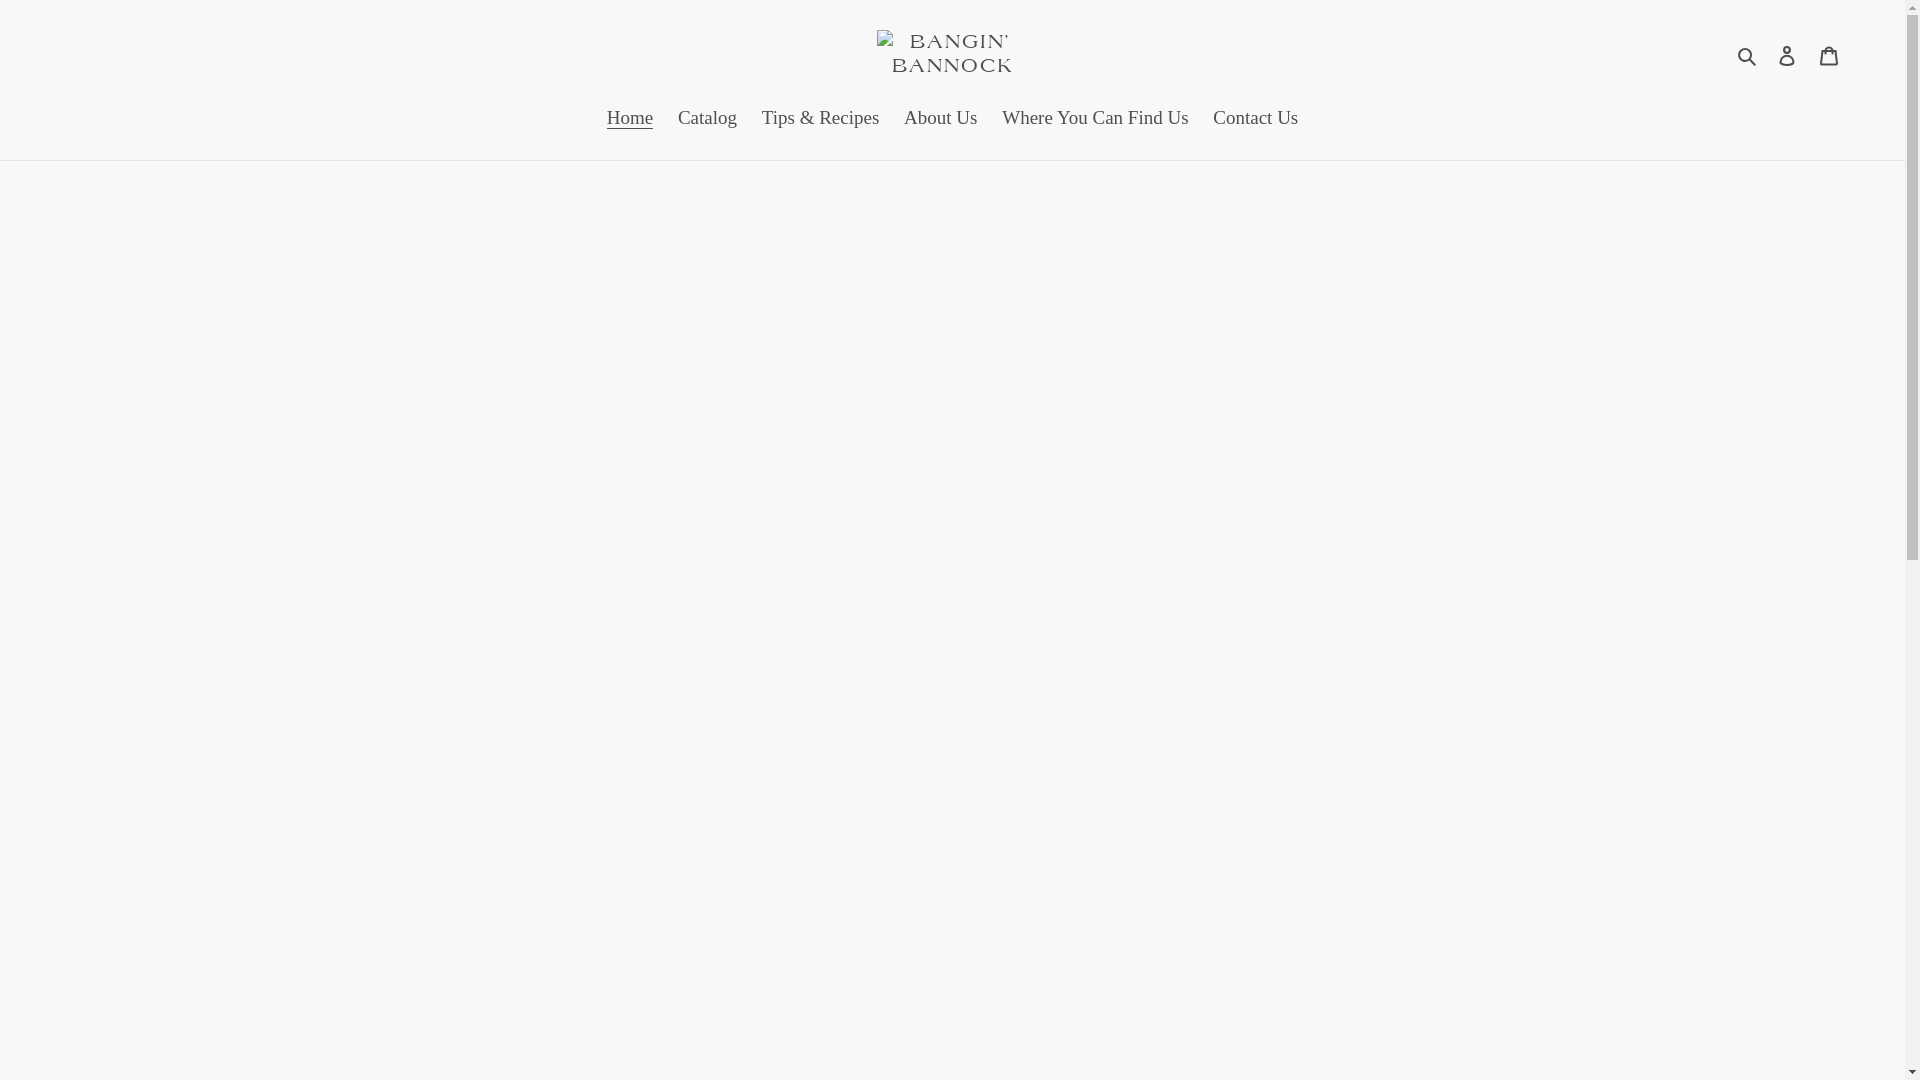 The width and height of the screenshot is (1920, 1080). Describe the element at coordinates (820, 119) in the screenshot. I see `'Tips & Recipes'` at that location.